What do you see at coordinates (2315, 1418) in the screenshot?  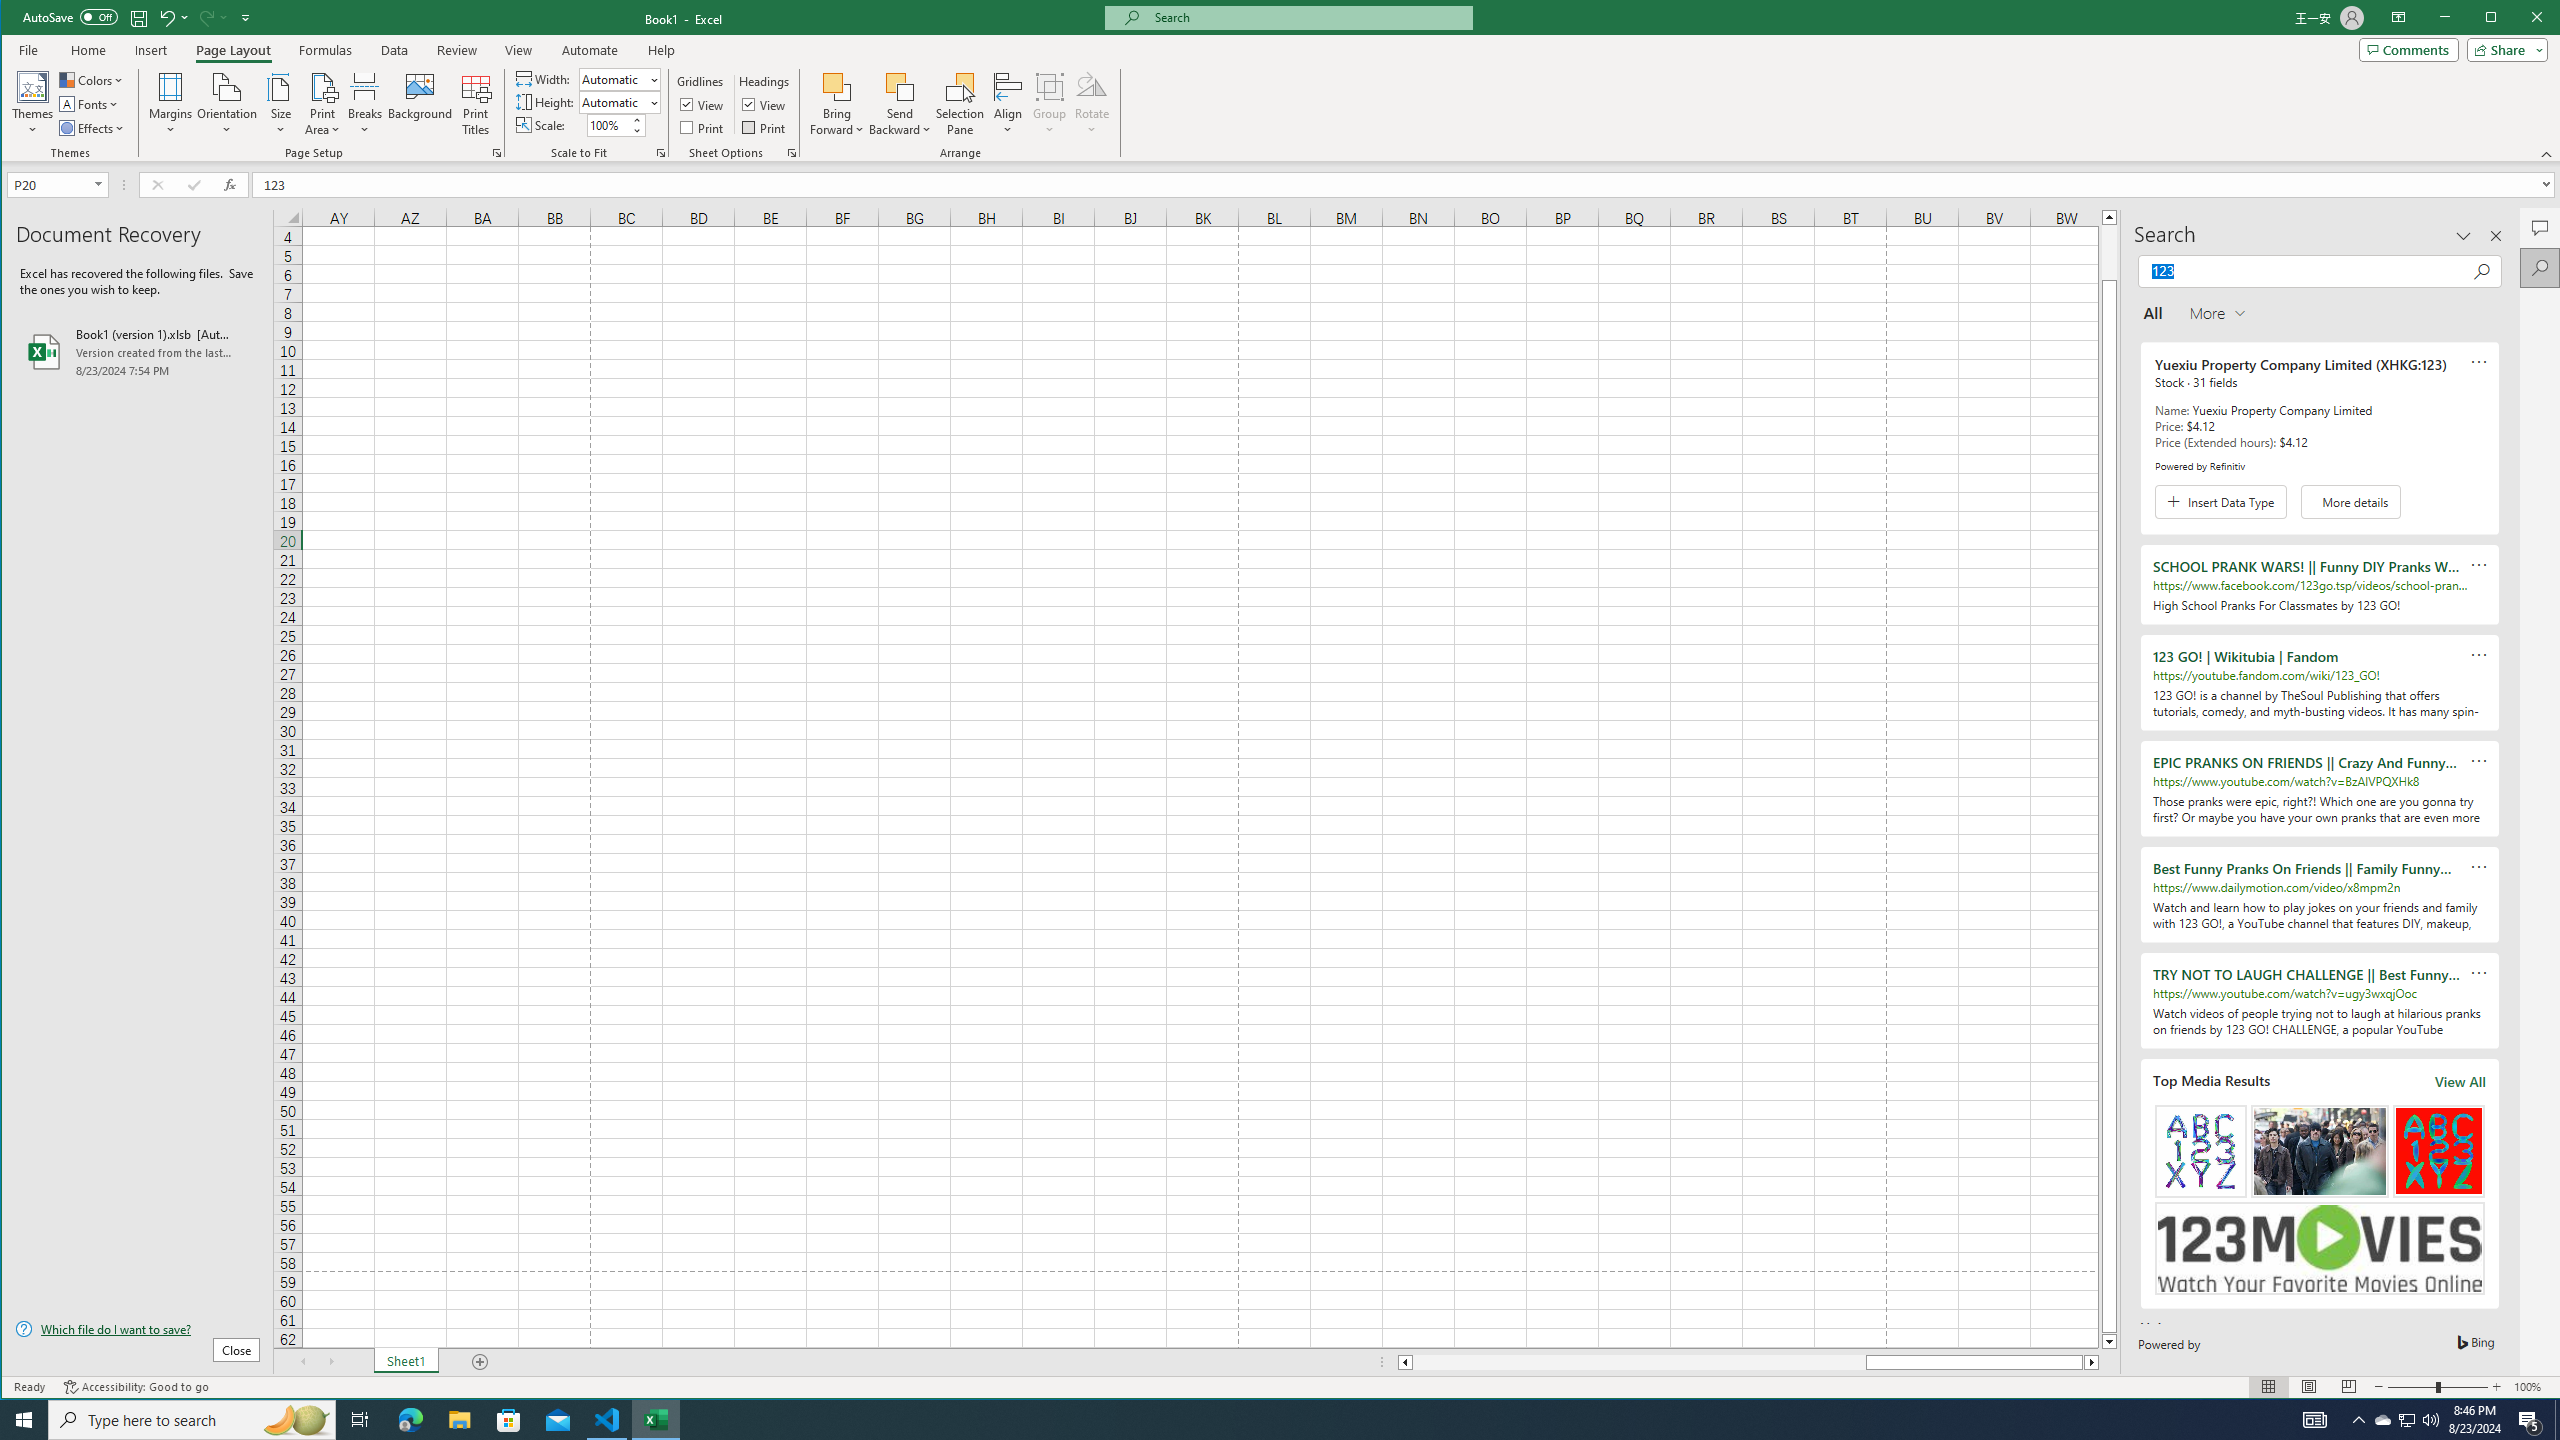 I see `'AutomationID: 4105'` at bounding box center [2315, 1418].